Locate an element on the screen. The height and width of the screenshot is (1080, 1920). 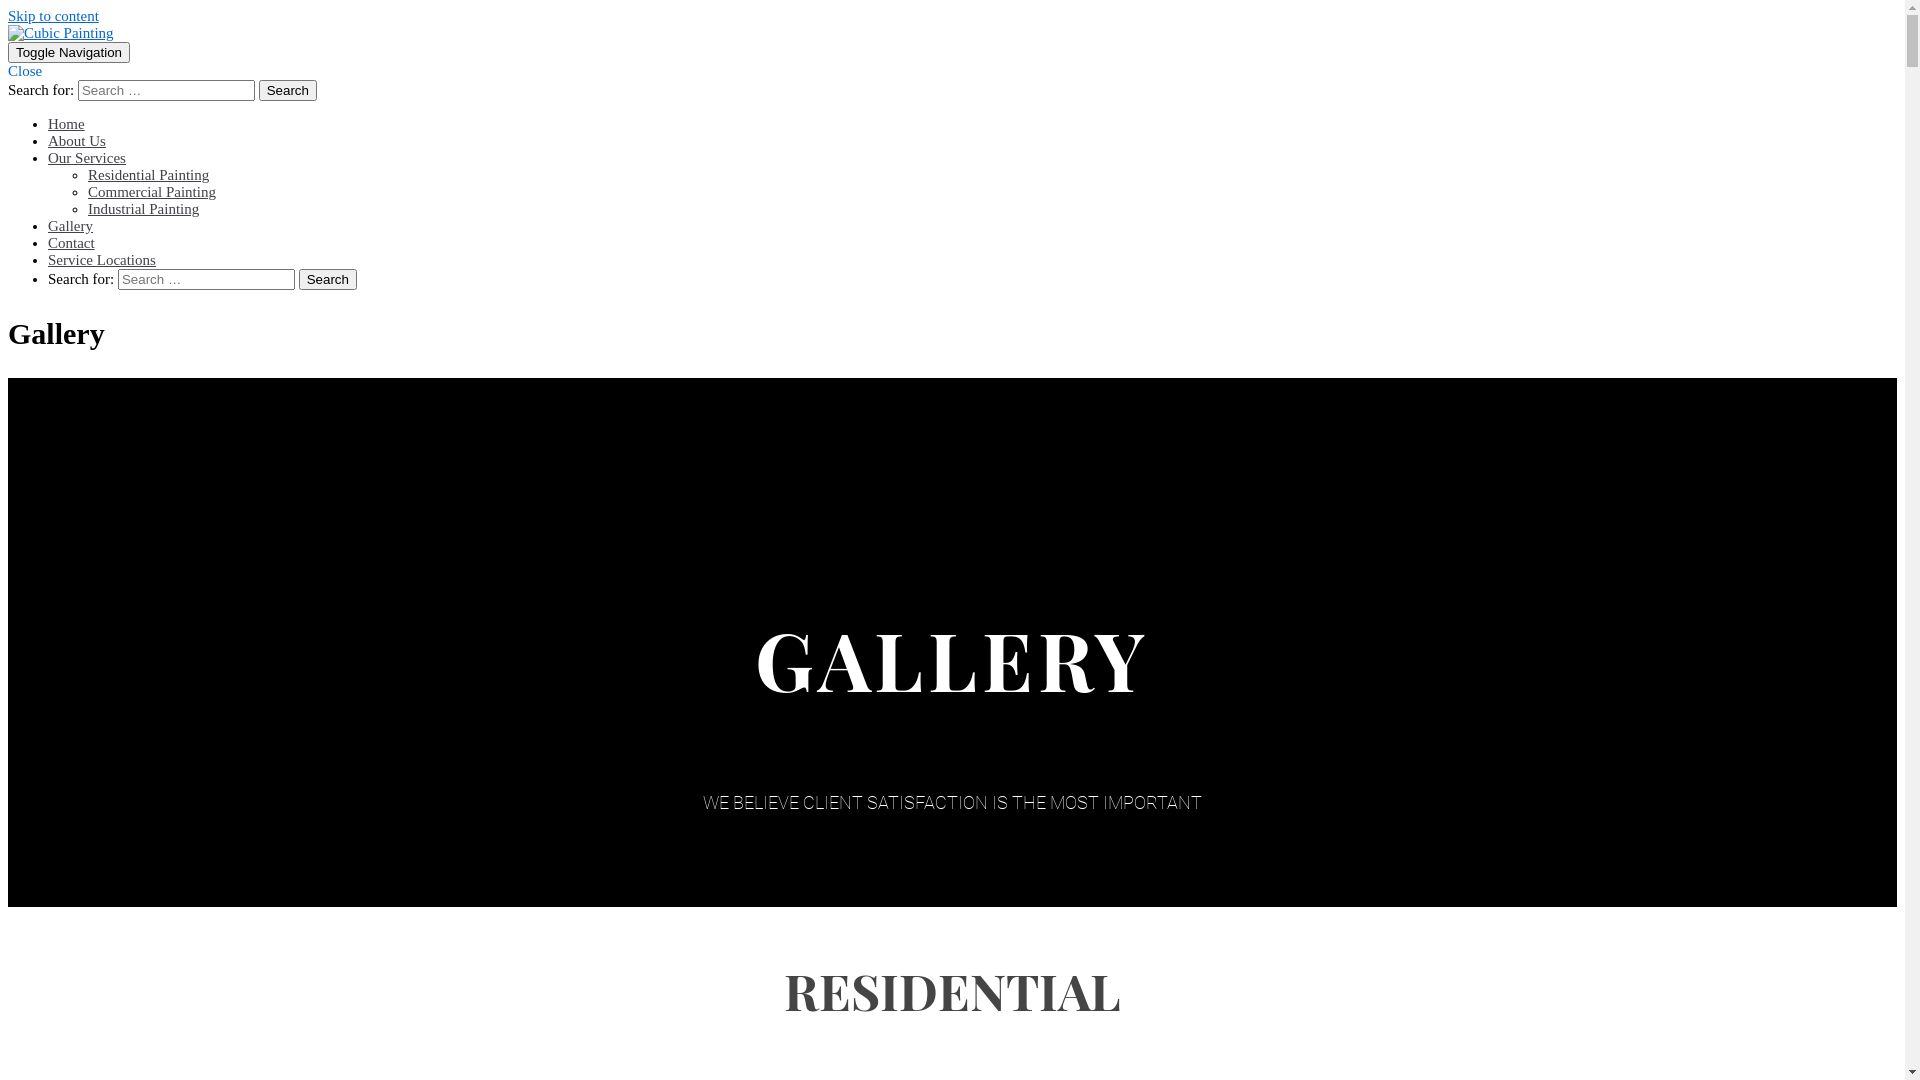
'Commercial Painting' is located at coordinates (151, 192).